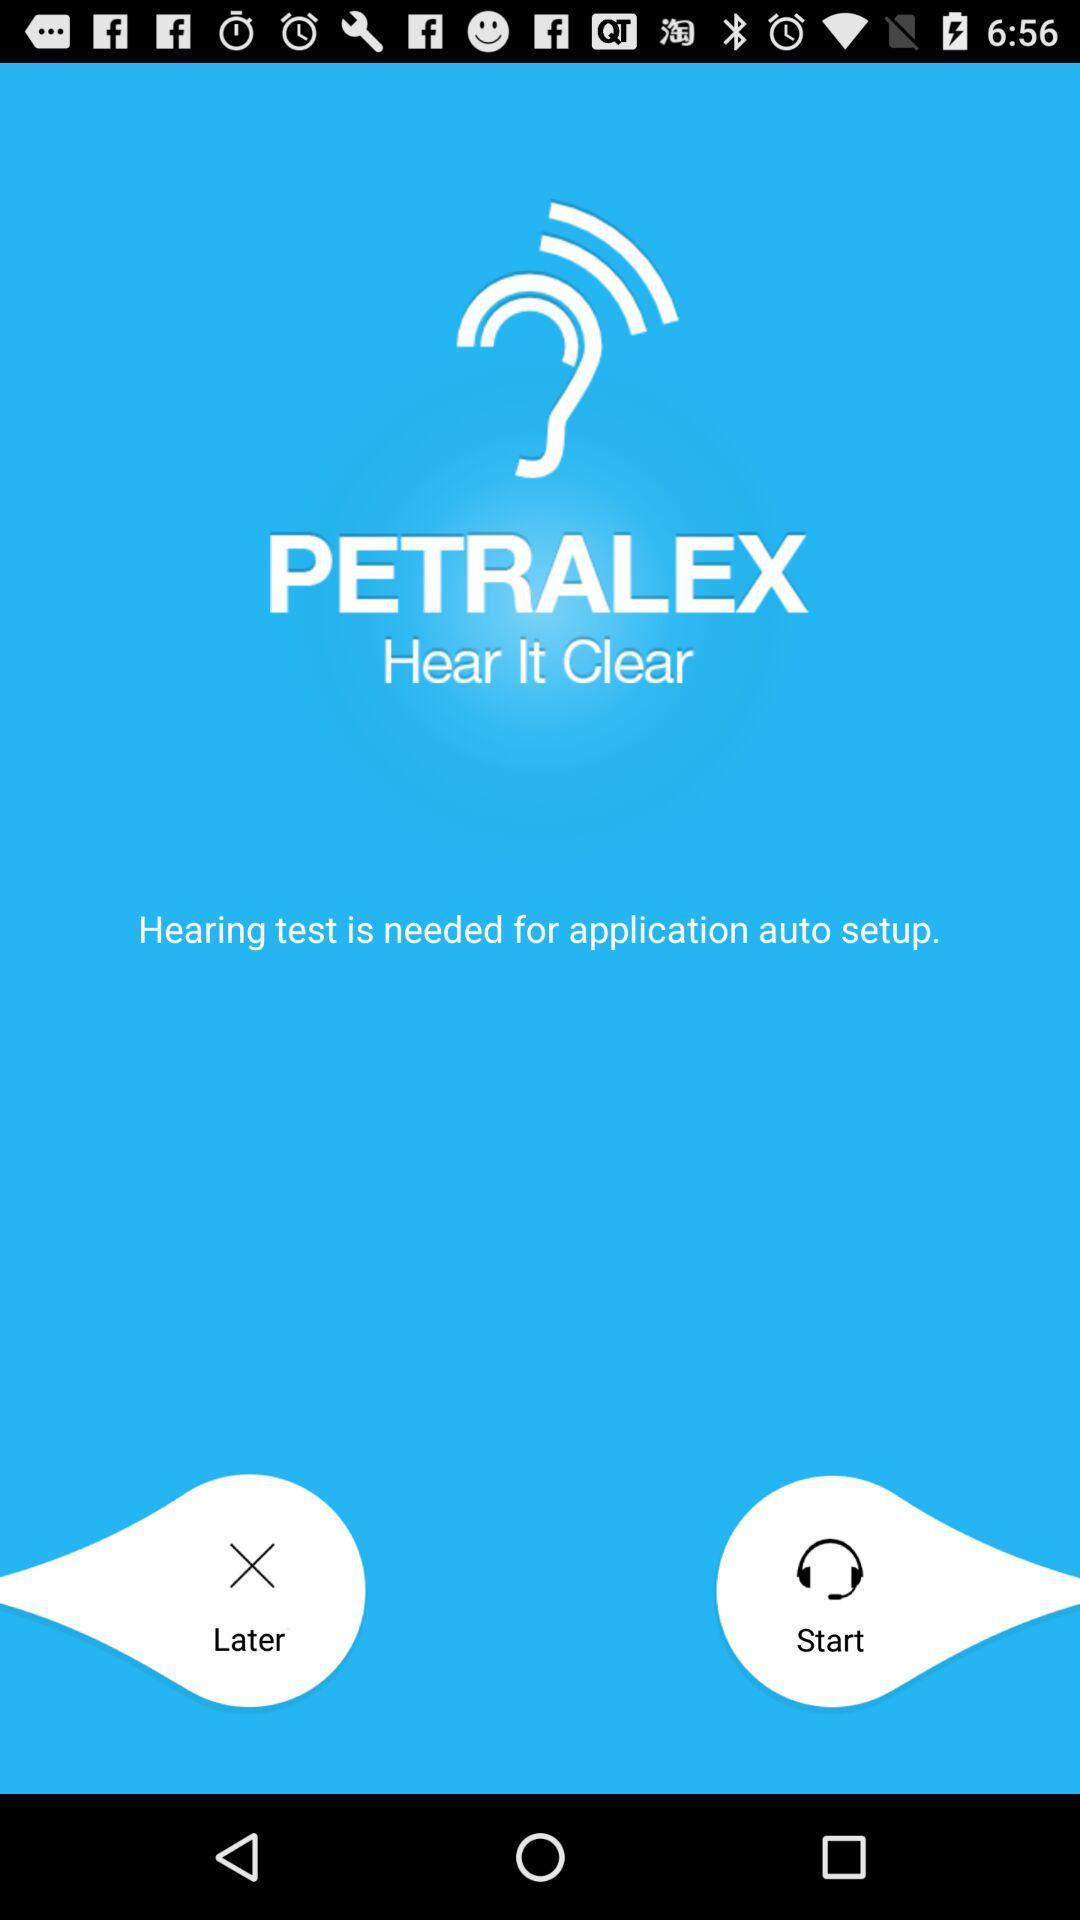  Describe the element at coordinates (895, 1593) in the screenshot. I see `item to the right of the later icon` at that location.